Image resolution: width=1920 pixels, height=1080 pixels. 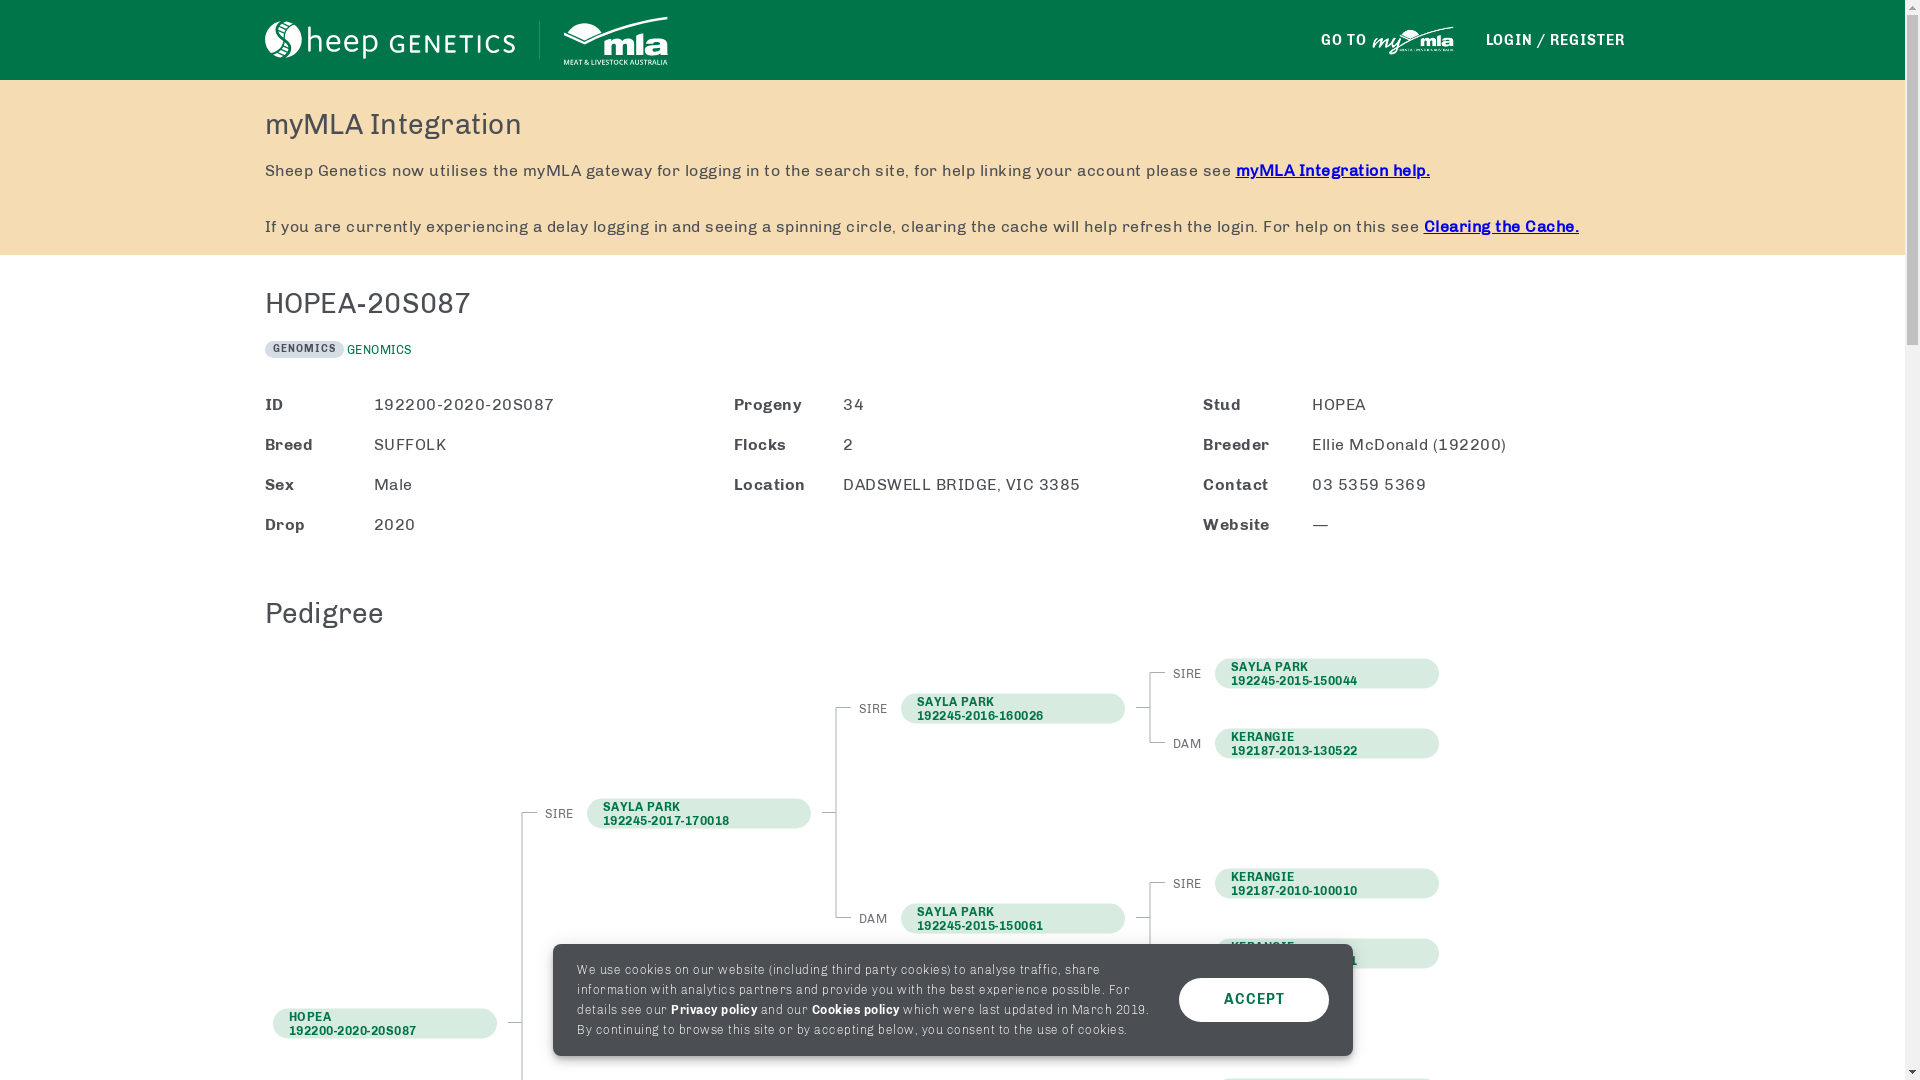 I want to click on 'Cookies policy', so click(x=854, y=1010).